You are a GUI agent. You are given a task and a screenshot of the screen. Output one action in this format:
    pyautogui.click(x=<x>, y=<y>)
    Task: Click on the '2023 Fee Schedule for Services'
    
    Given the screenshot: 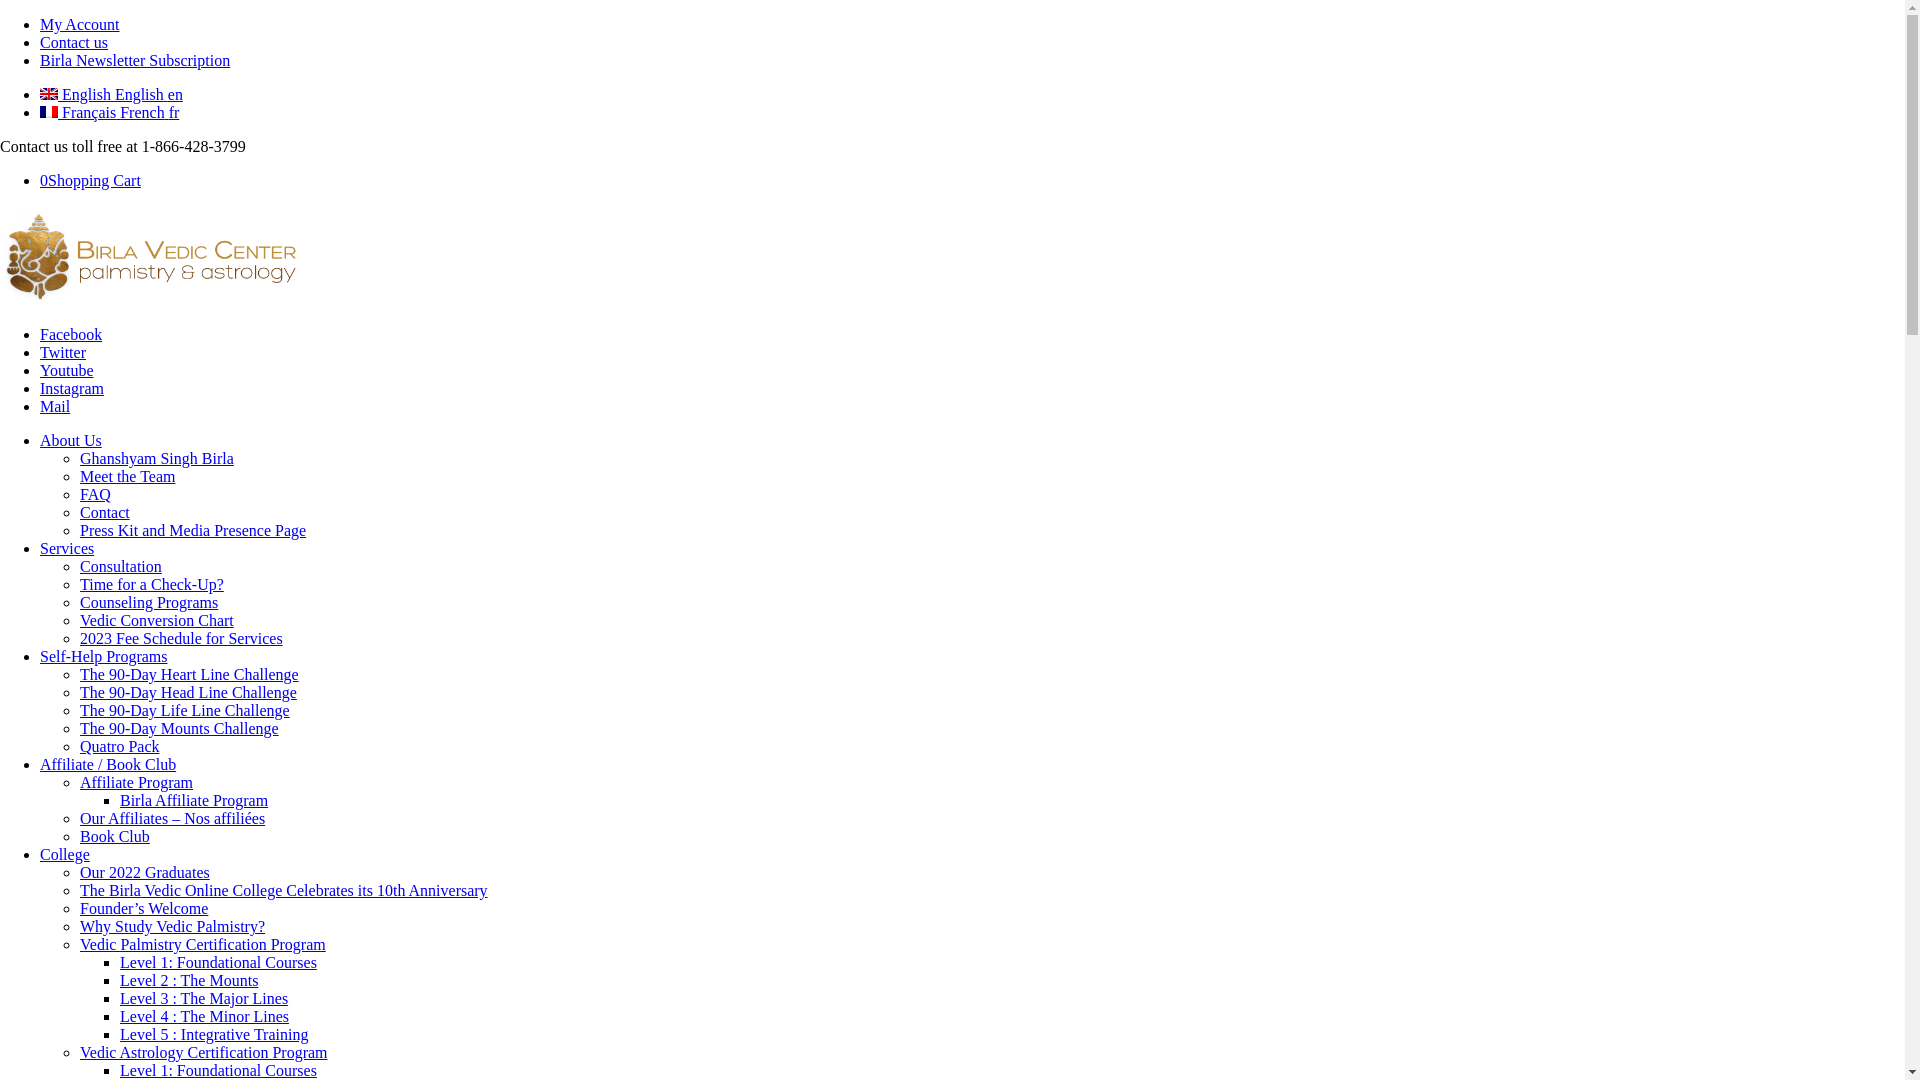 What is the action you would take?
    pyautogui.click(x=181, y=638)
    